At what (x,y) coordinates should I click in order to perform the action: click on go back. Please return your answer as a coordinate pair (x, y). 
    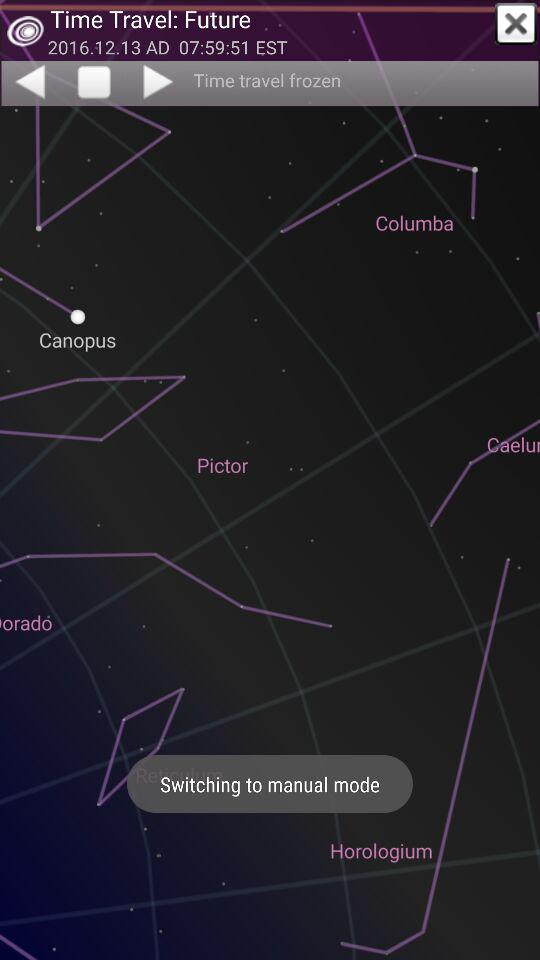
    Looking at the image, I should click on (28, 81).